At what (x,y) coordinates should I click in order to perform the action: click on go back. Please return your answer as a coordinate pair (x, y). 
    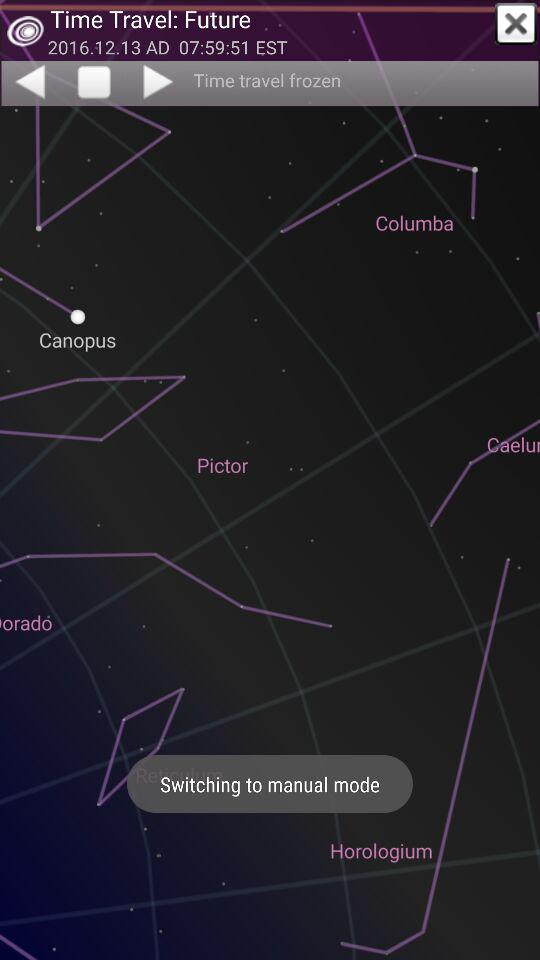
    Looking at the image, I should click on (28, 81).